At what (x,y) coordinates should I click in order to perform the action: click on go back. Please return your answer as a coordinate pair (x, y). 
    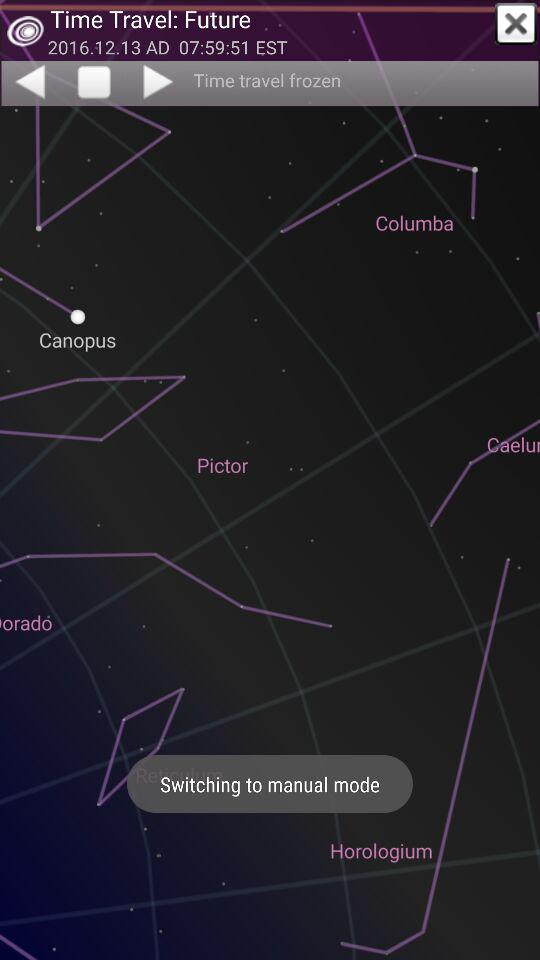
    Looking at the image, I should click on (28, 81).